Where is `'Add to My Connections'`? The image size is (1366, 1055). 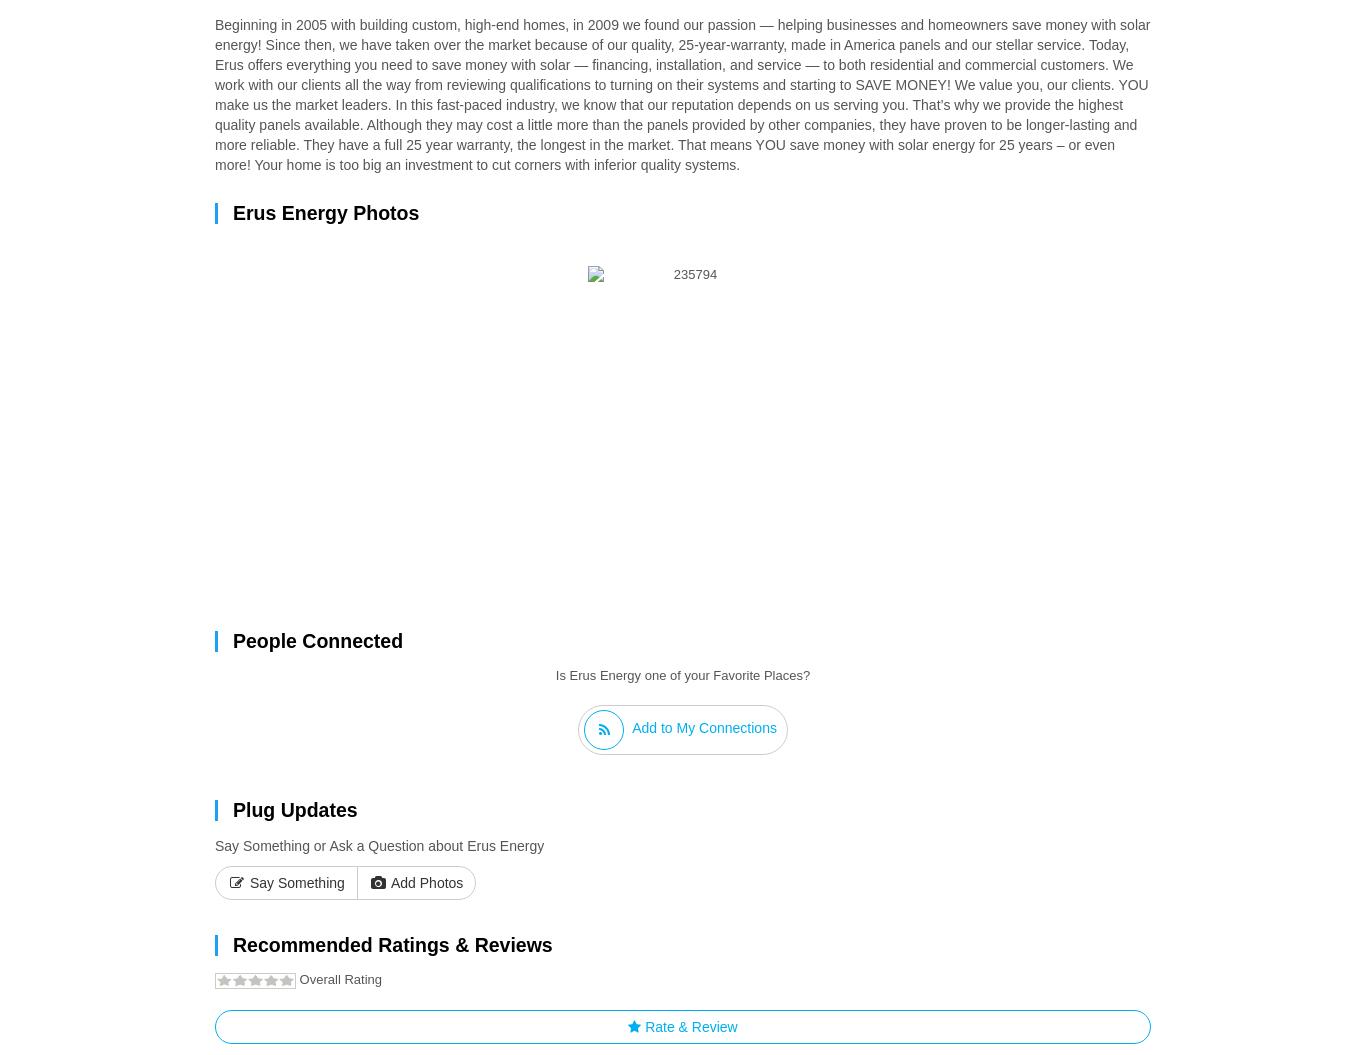 'Add to My Connections' is located at coordinates (702, 727).